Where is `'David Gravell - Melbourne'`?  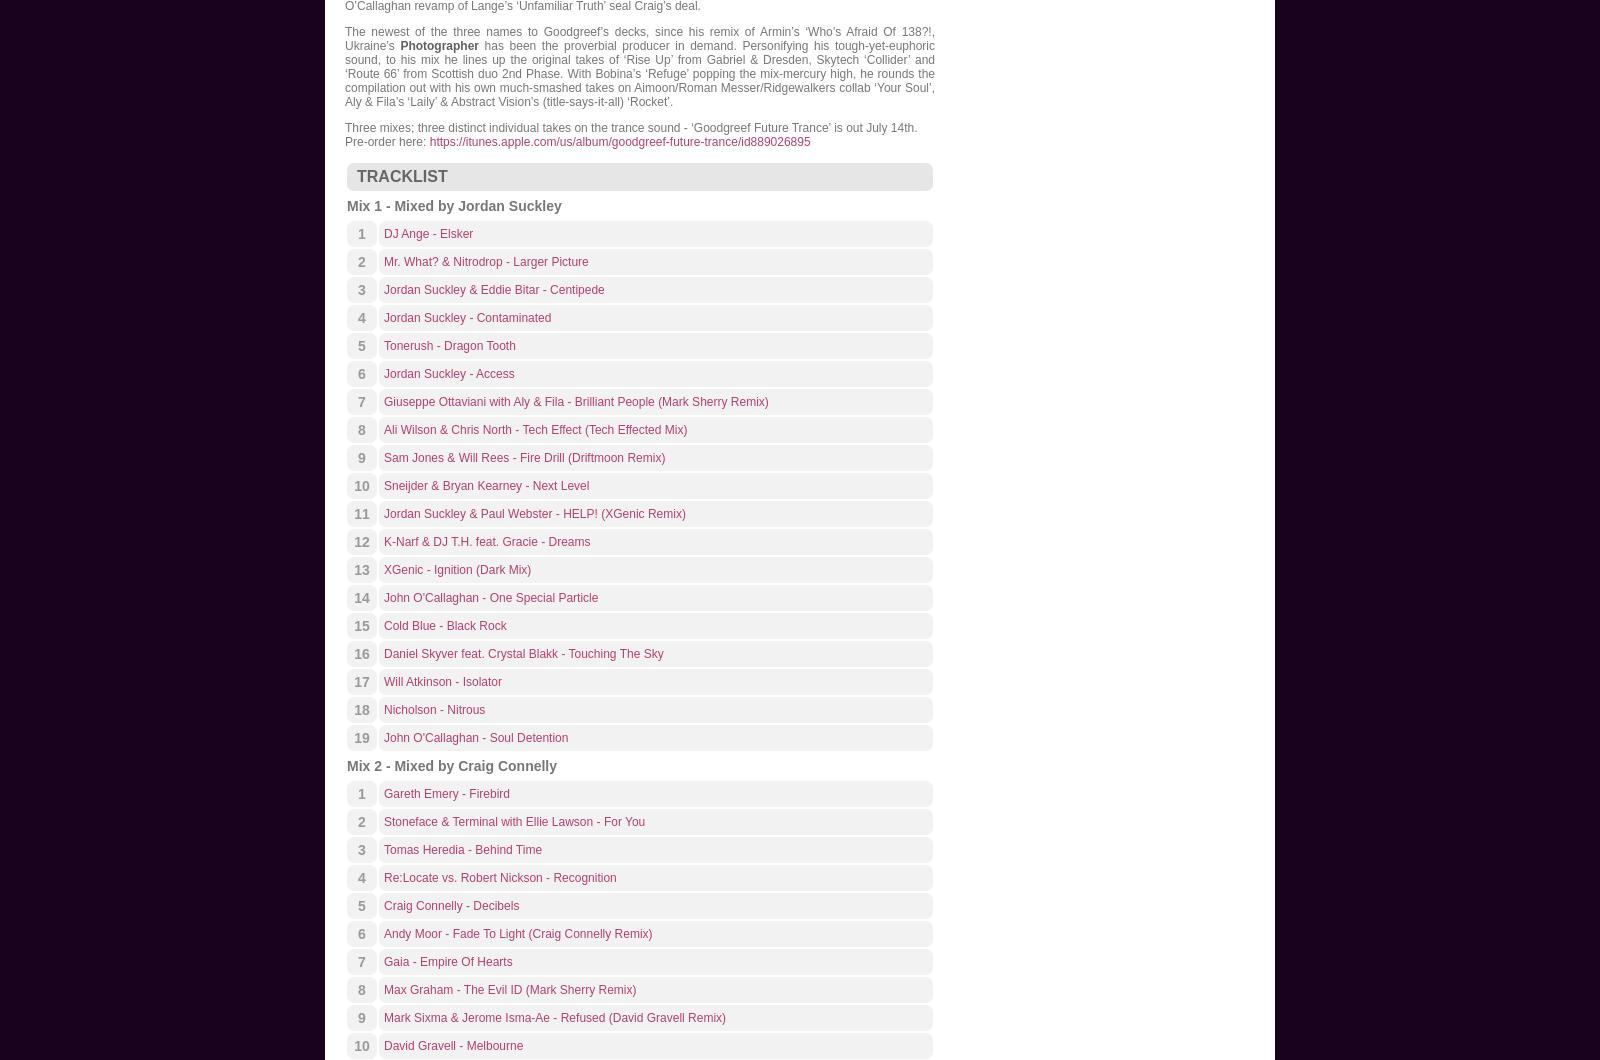
'David Gravell - Melbourne' is located at coordinates (452, 1045).